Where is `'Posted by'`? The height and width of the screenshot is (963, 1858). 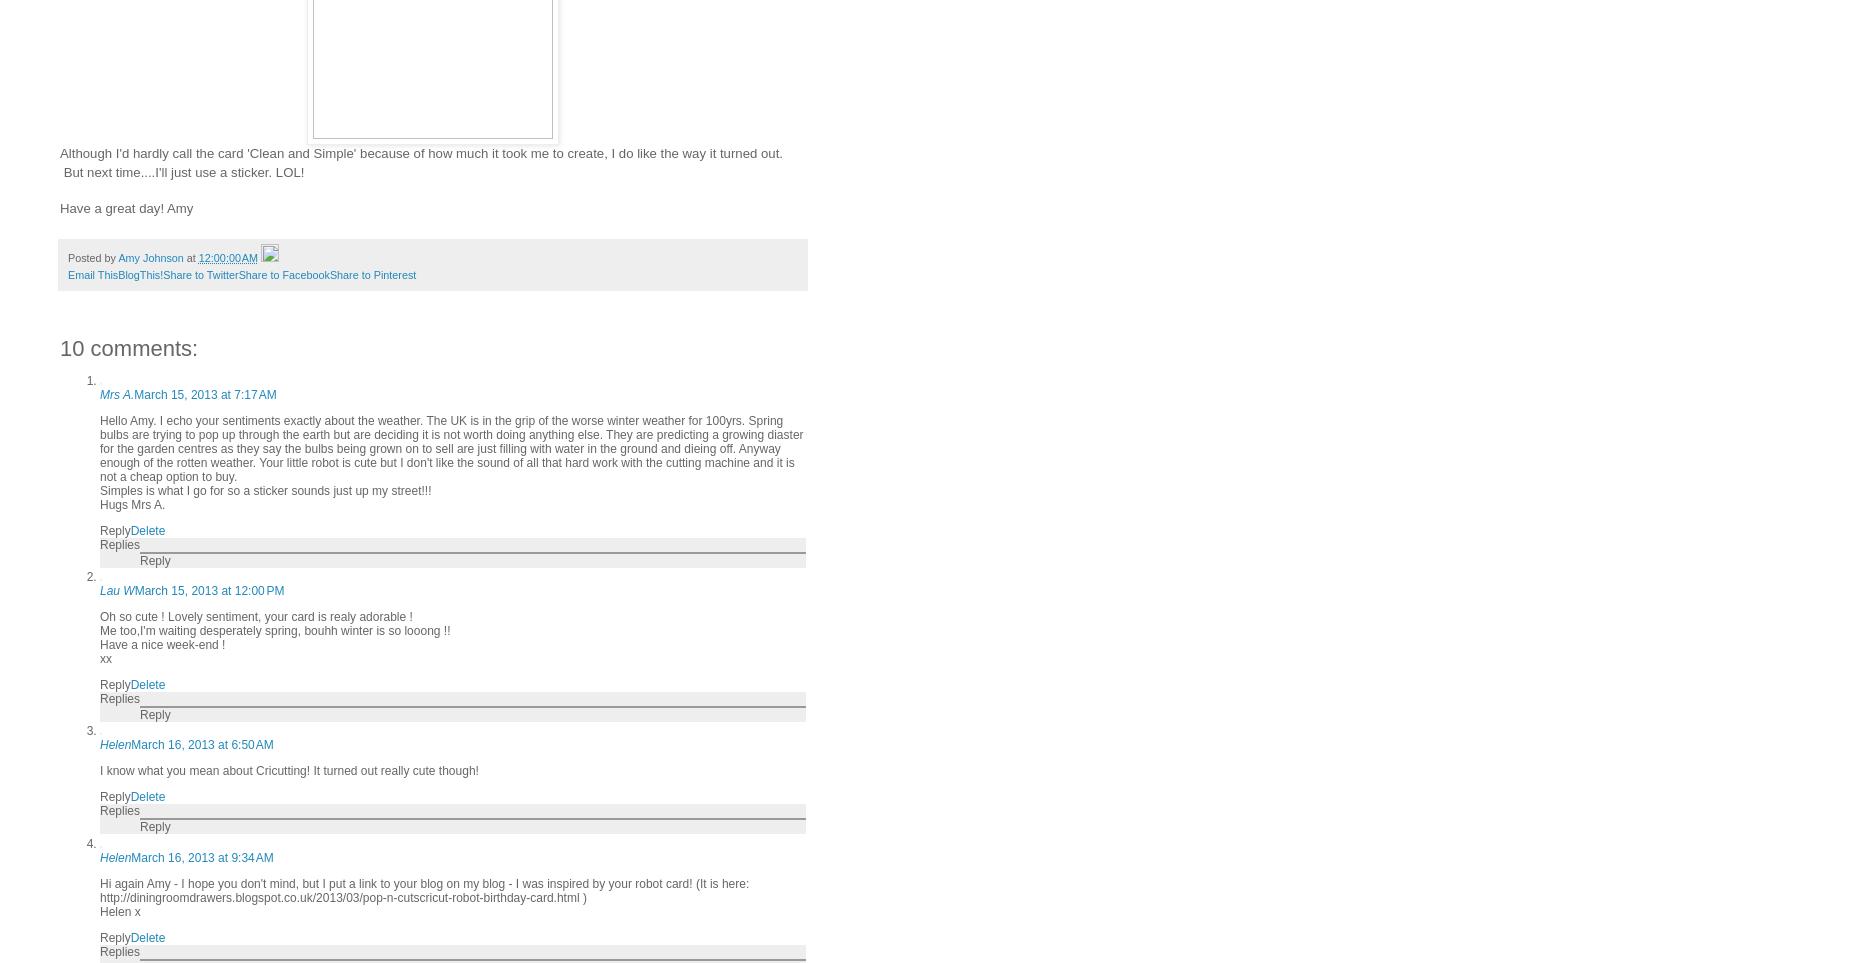
'Posted by' is located at coordinates (92, 257).